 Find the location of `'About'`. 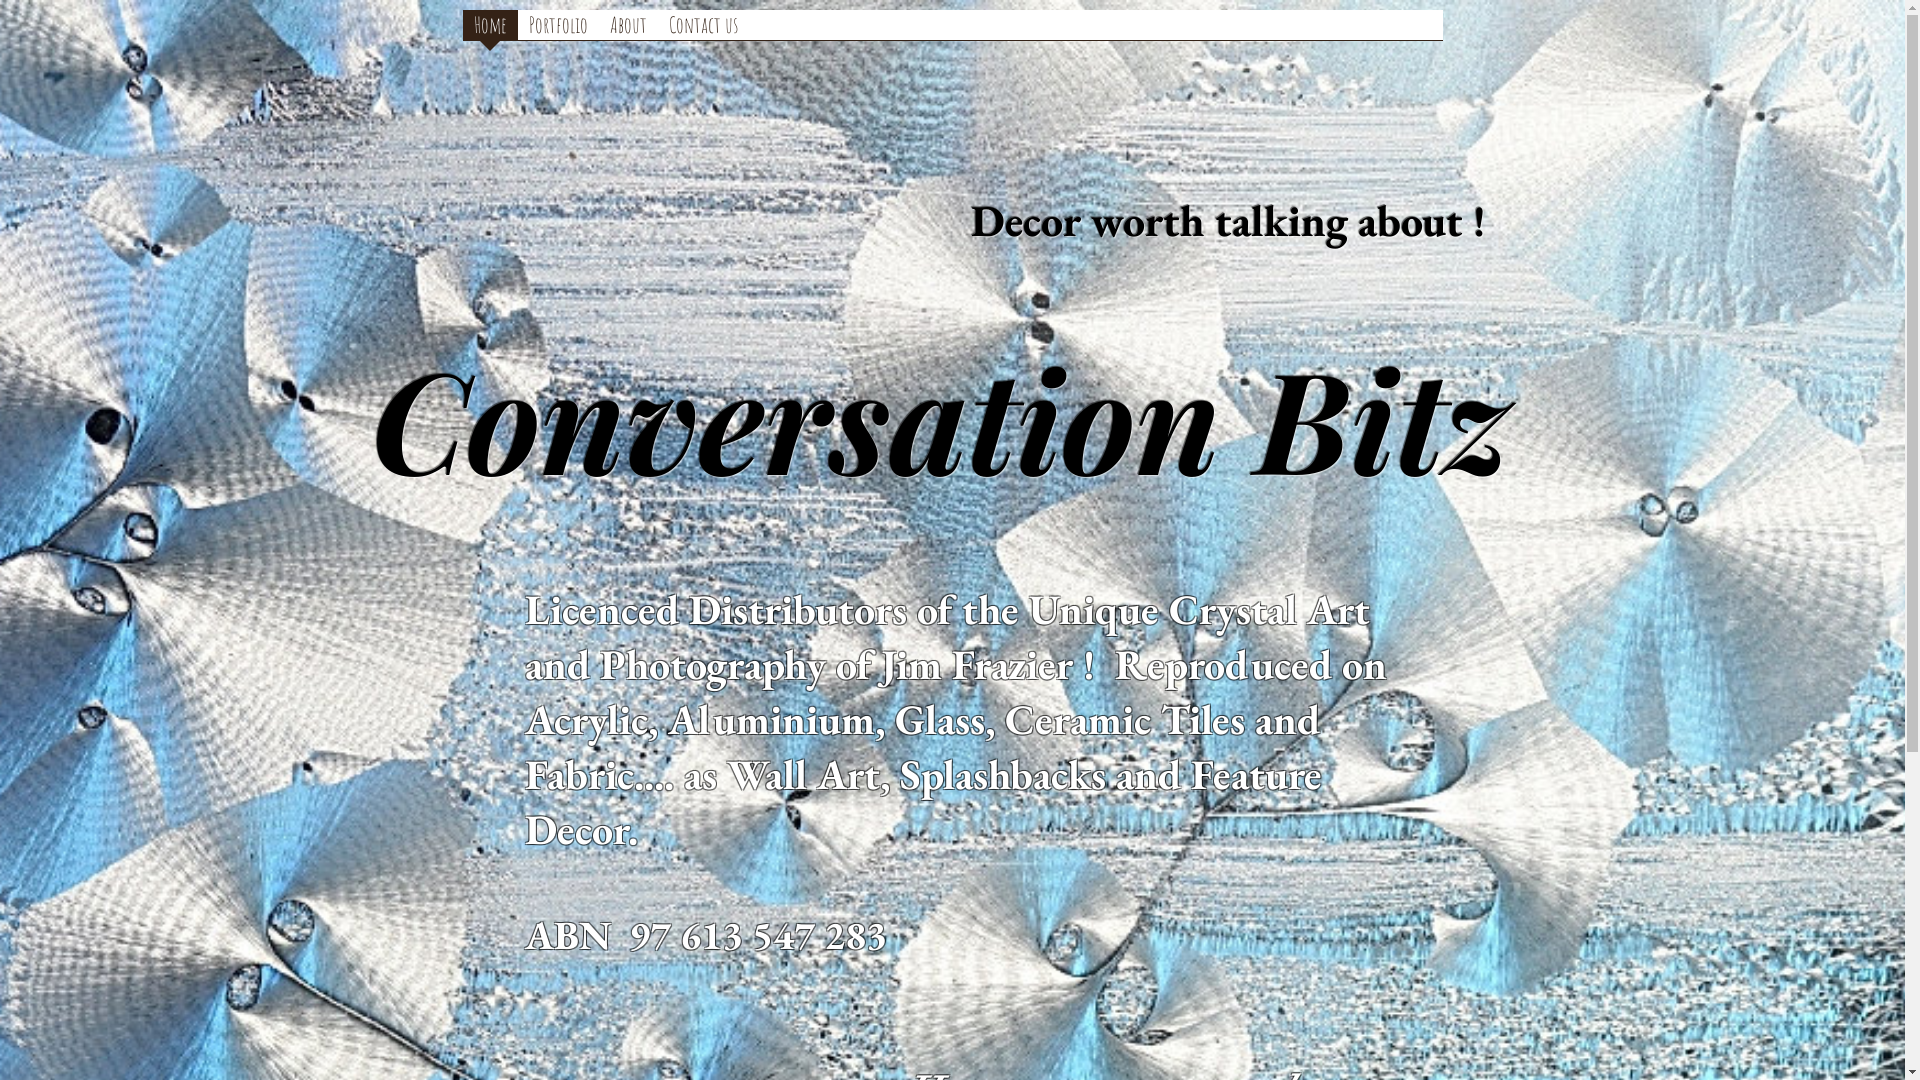

'About' is located at coordinates (597, 26).